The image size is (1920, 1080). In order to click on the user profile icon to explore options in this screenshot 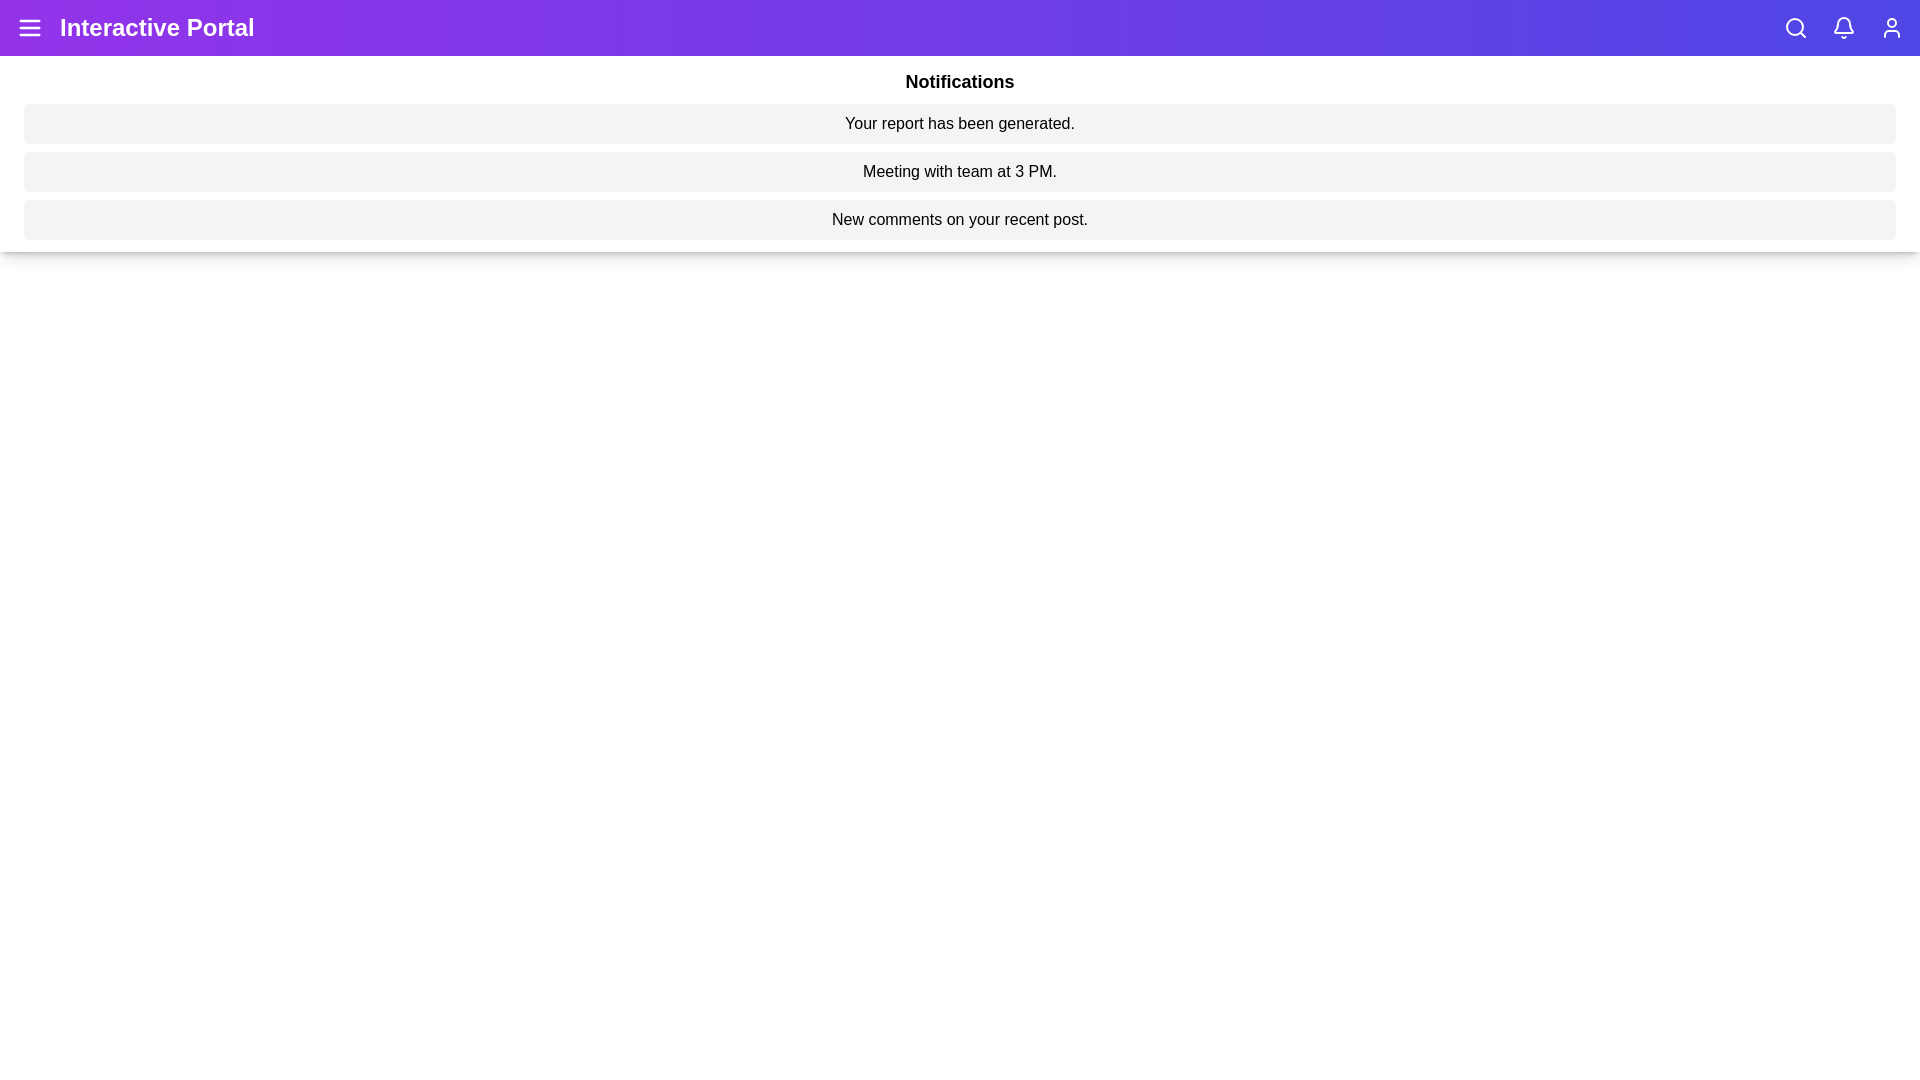, I will do `click(1890, 27)`.